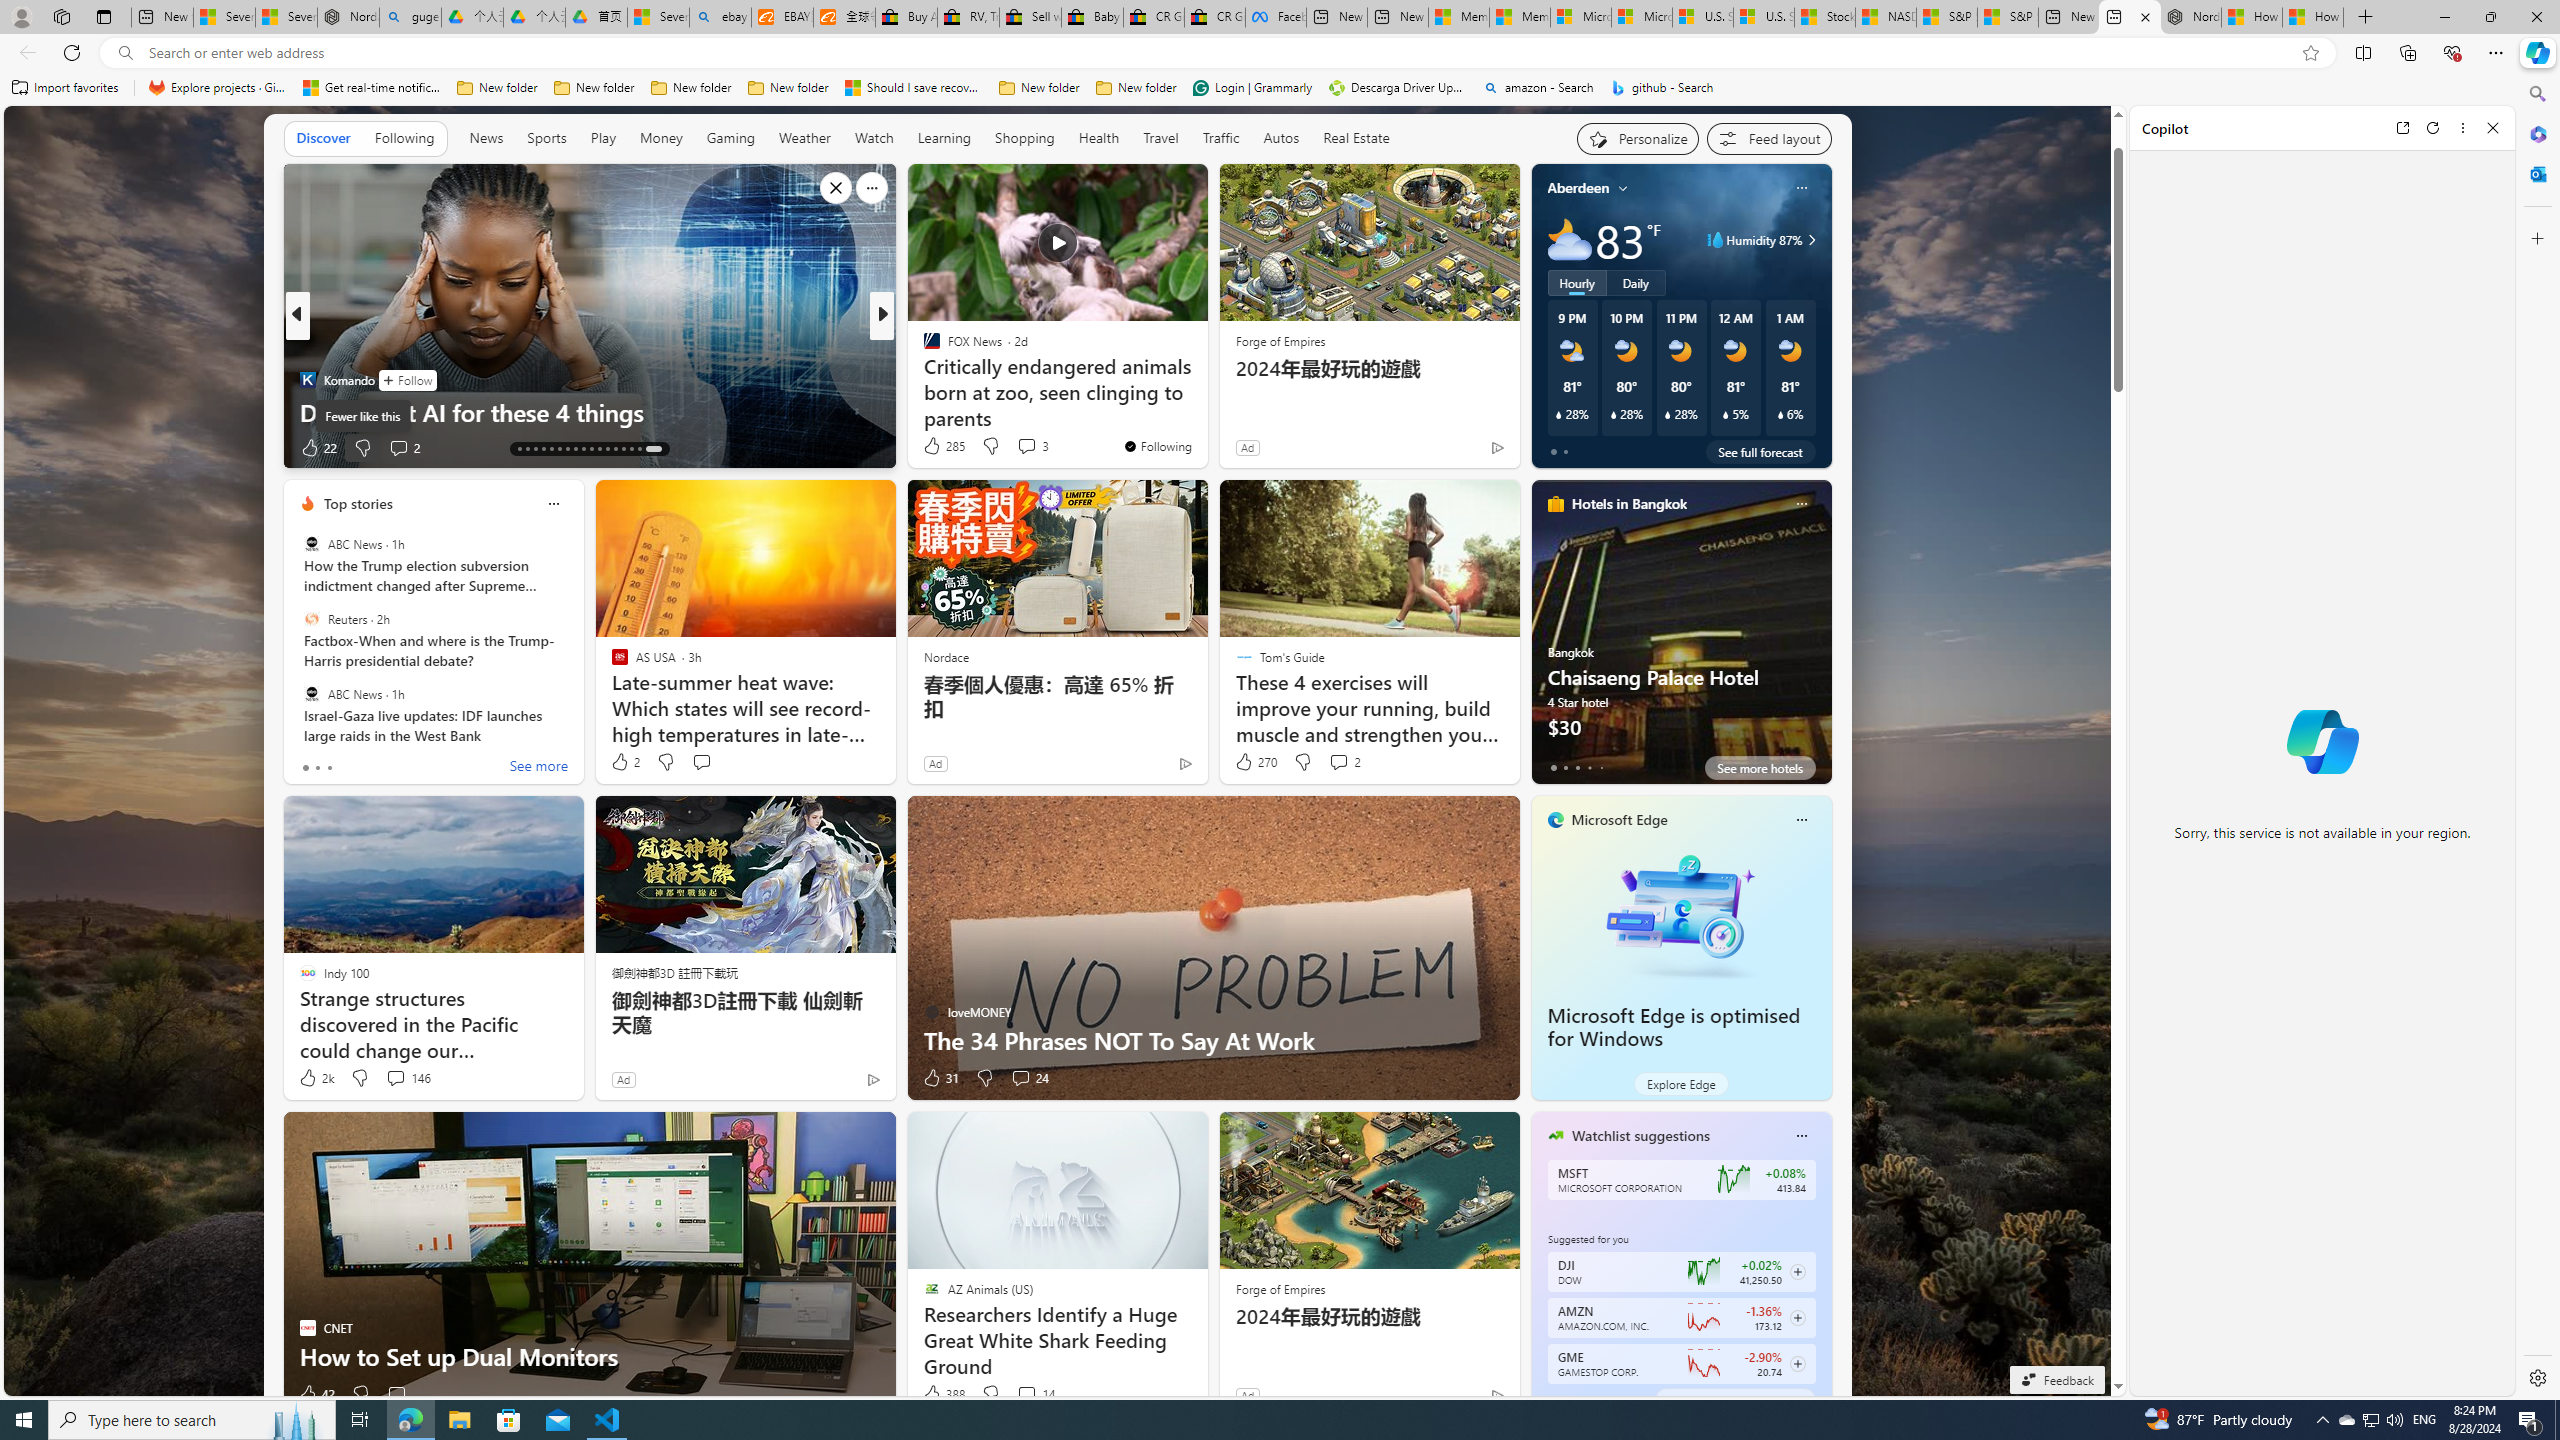 The image size is (2560, 1440). I want to click on 'Class: weather-current-precipitation-glyph', so click(1780, 413).